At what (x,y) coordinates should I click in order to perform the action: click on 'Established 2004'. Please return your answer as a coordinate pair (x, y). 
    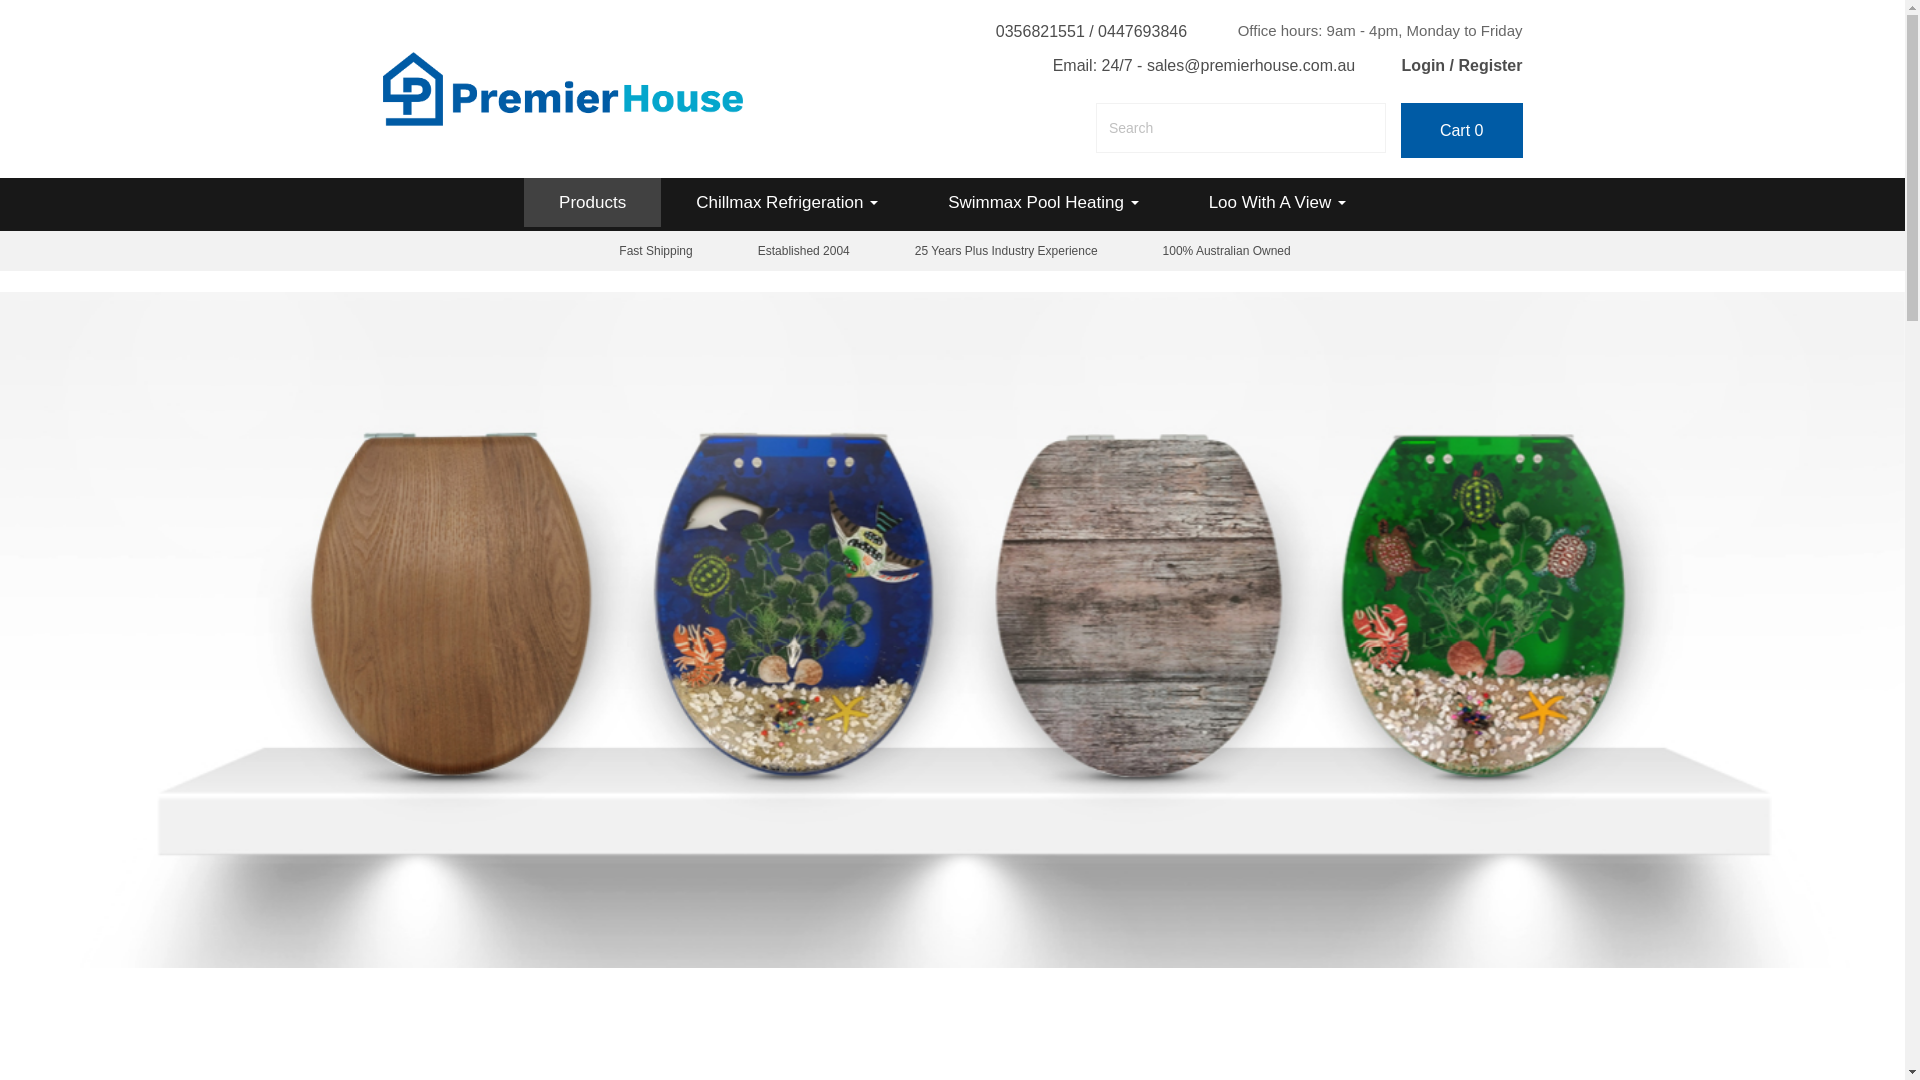
    Looking at the image, I should click on (801, 249).